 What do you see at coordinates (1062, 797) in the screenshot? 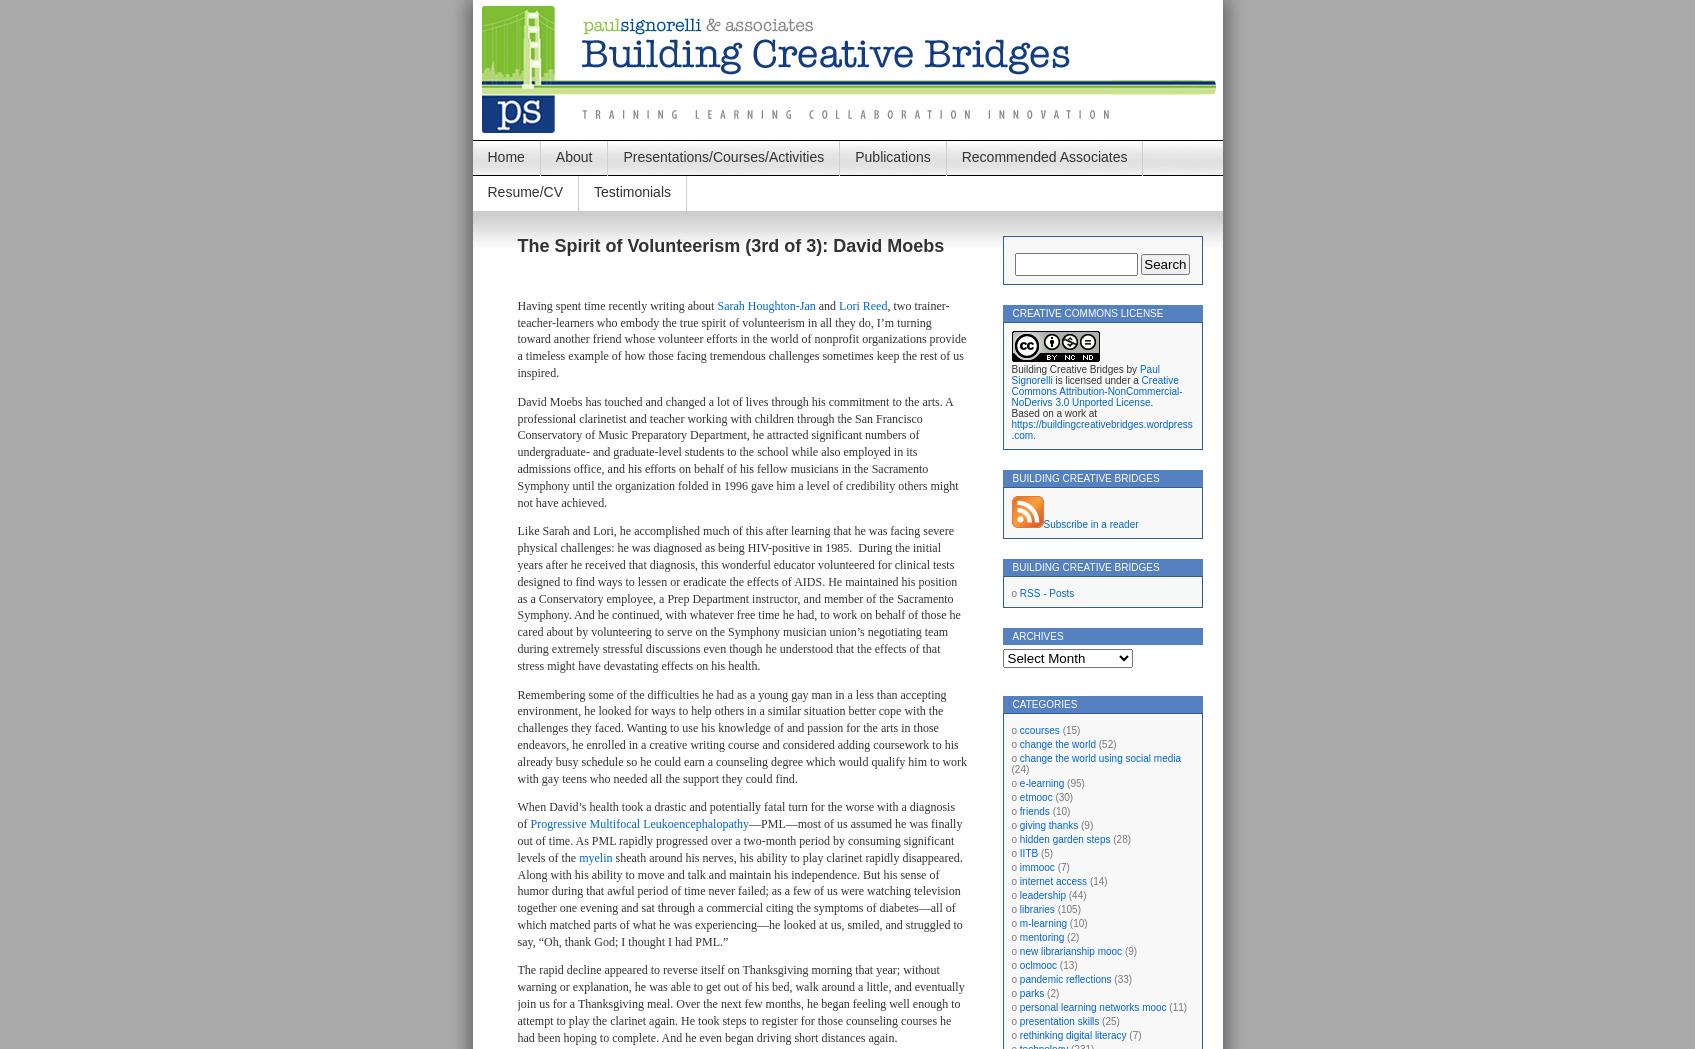
I see `'(30)'` at bounding box center [1062, 797].